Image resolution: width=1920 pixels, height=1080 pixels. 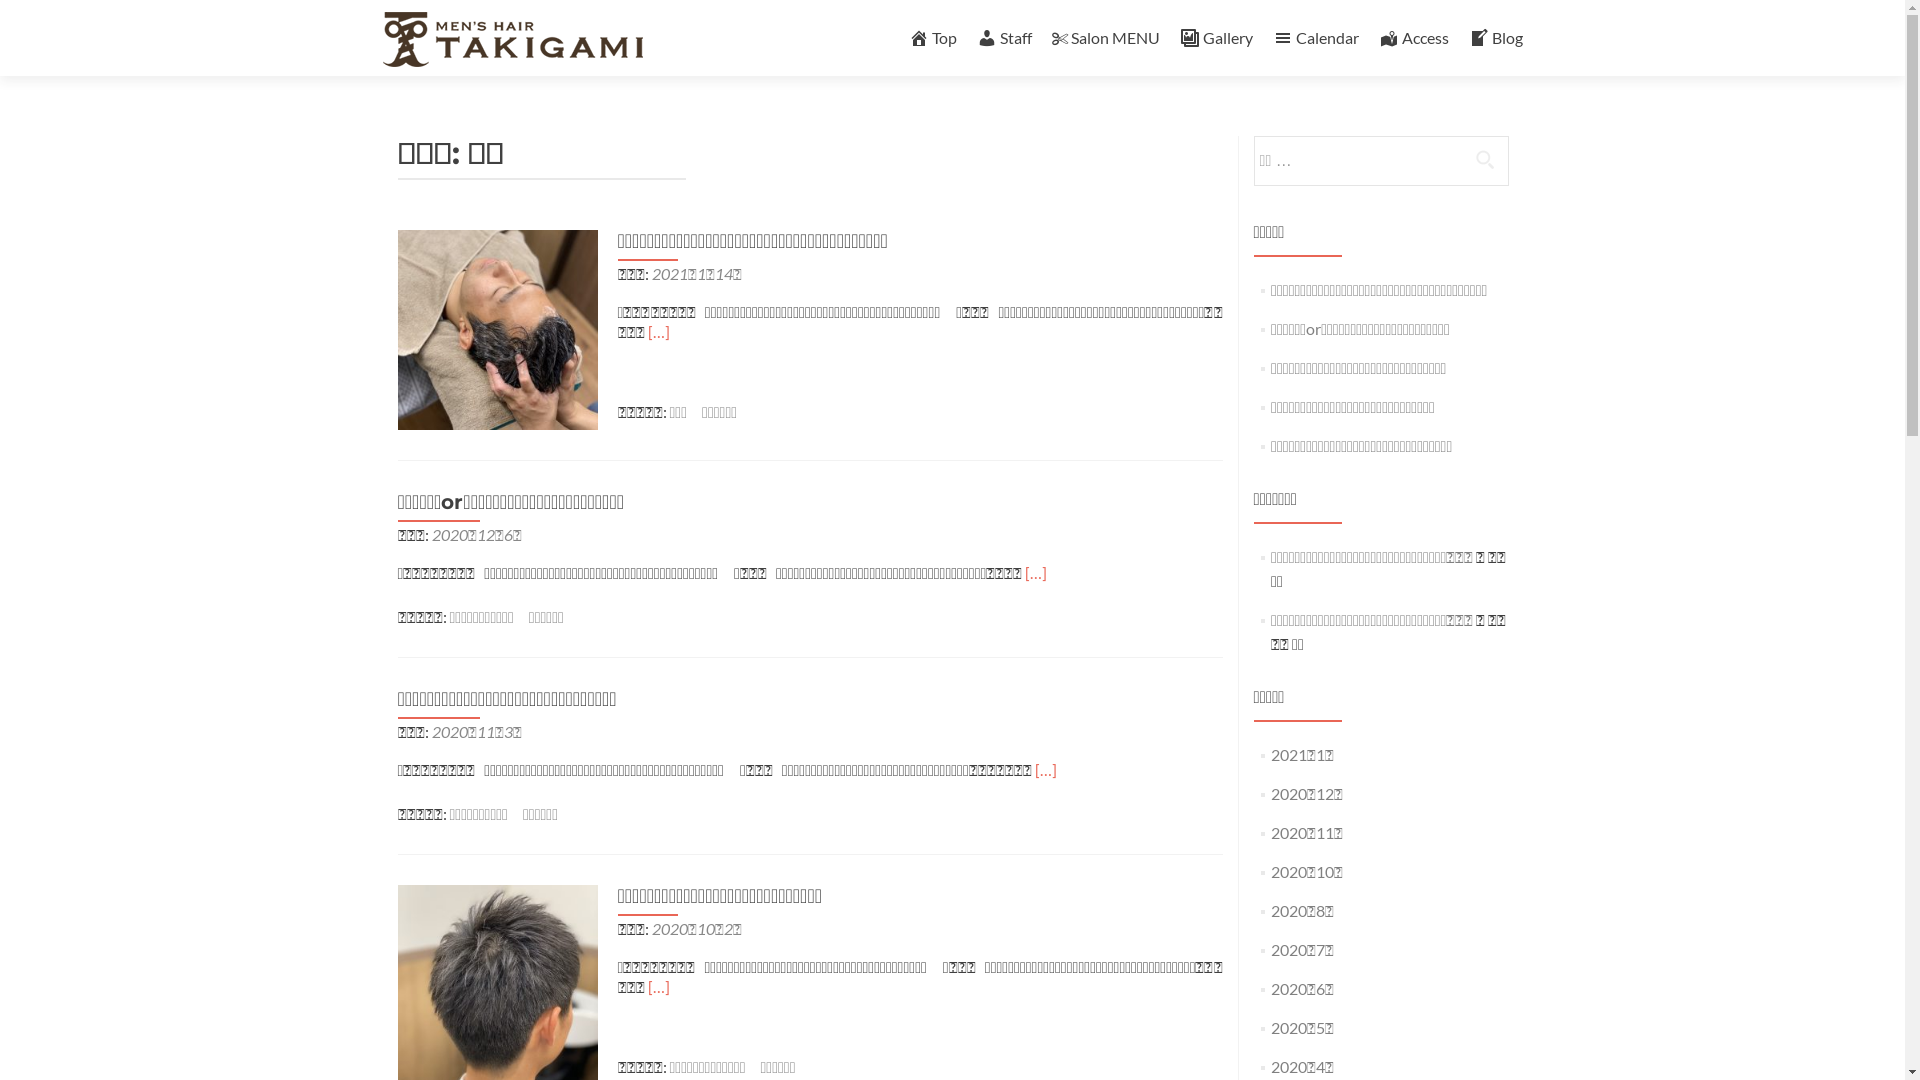 I want to click on 'Calendar', so click(x=1271, y=37).